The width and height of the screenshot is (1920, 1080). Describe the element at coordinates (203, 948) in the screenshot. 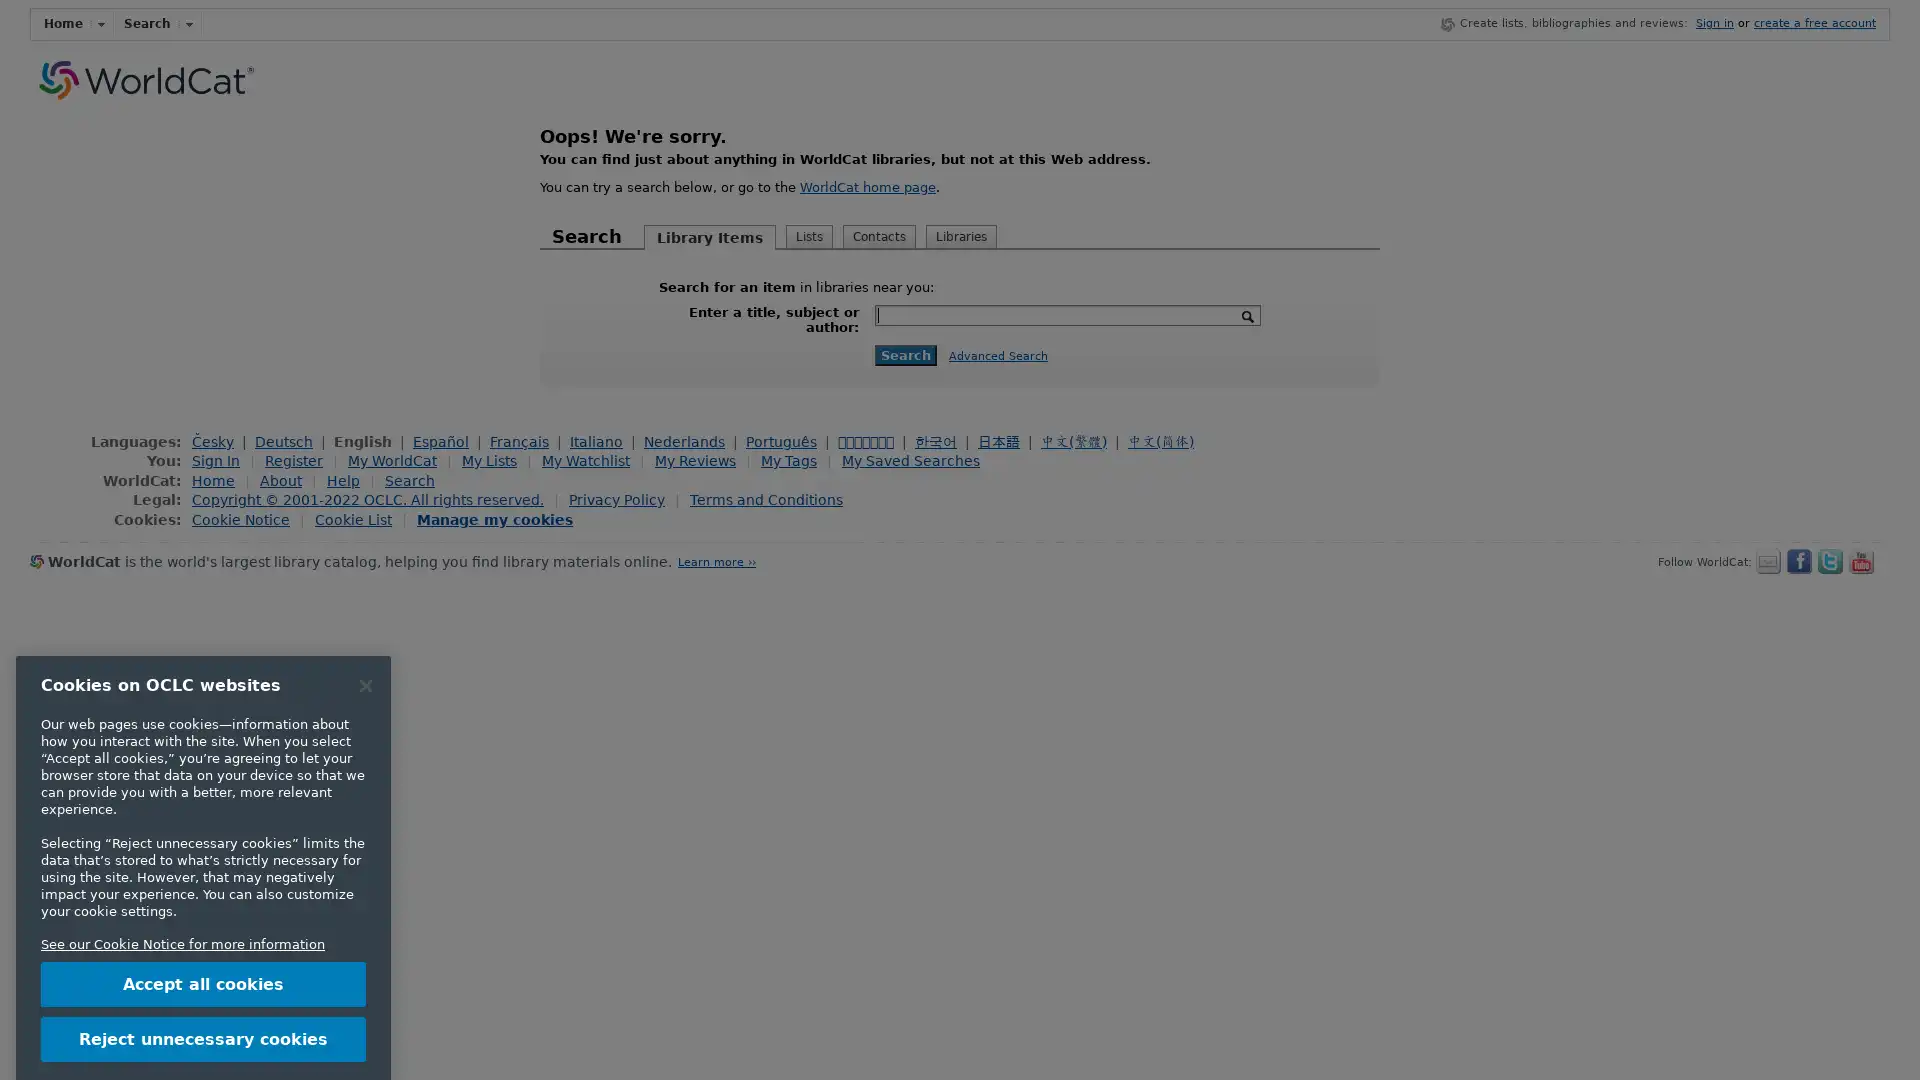

I see `Reject unnecessary cookies` at that location.